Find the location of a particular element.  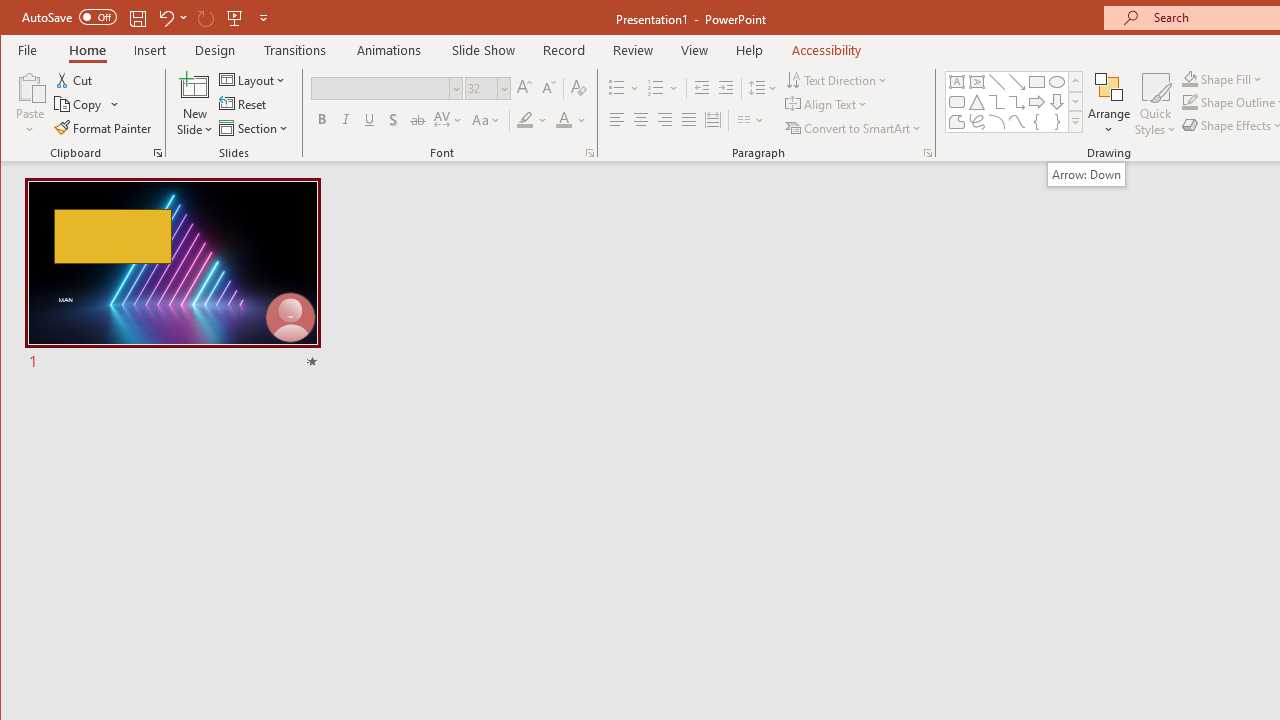

'Decrease Indent' is located at coordinates (702, 87).